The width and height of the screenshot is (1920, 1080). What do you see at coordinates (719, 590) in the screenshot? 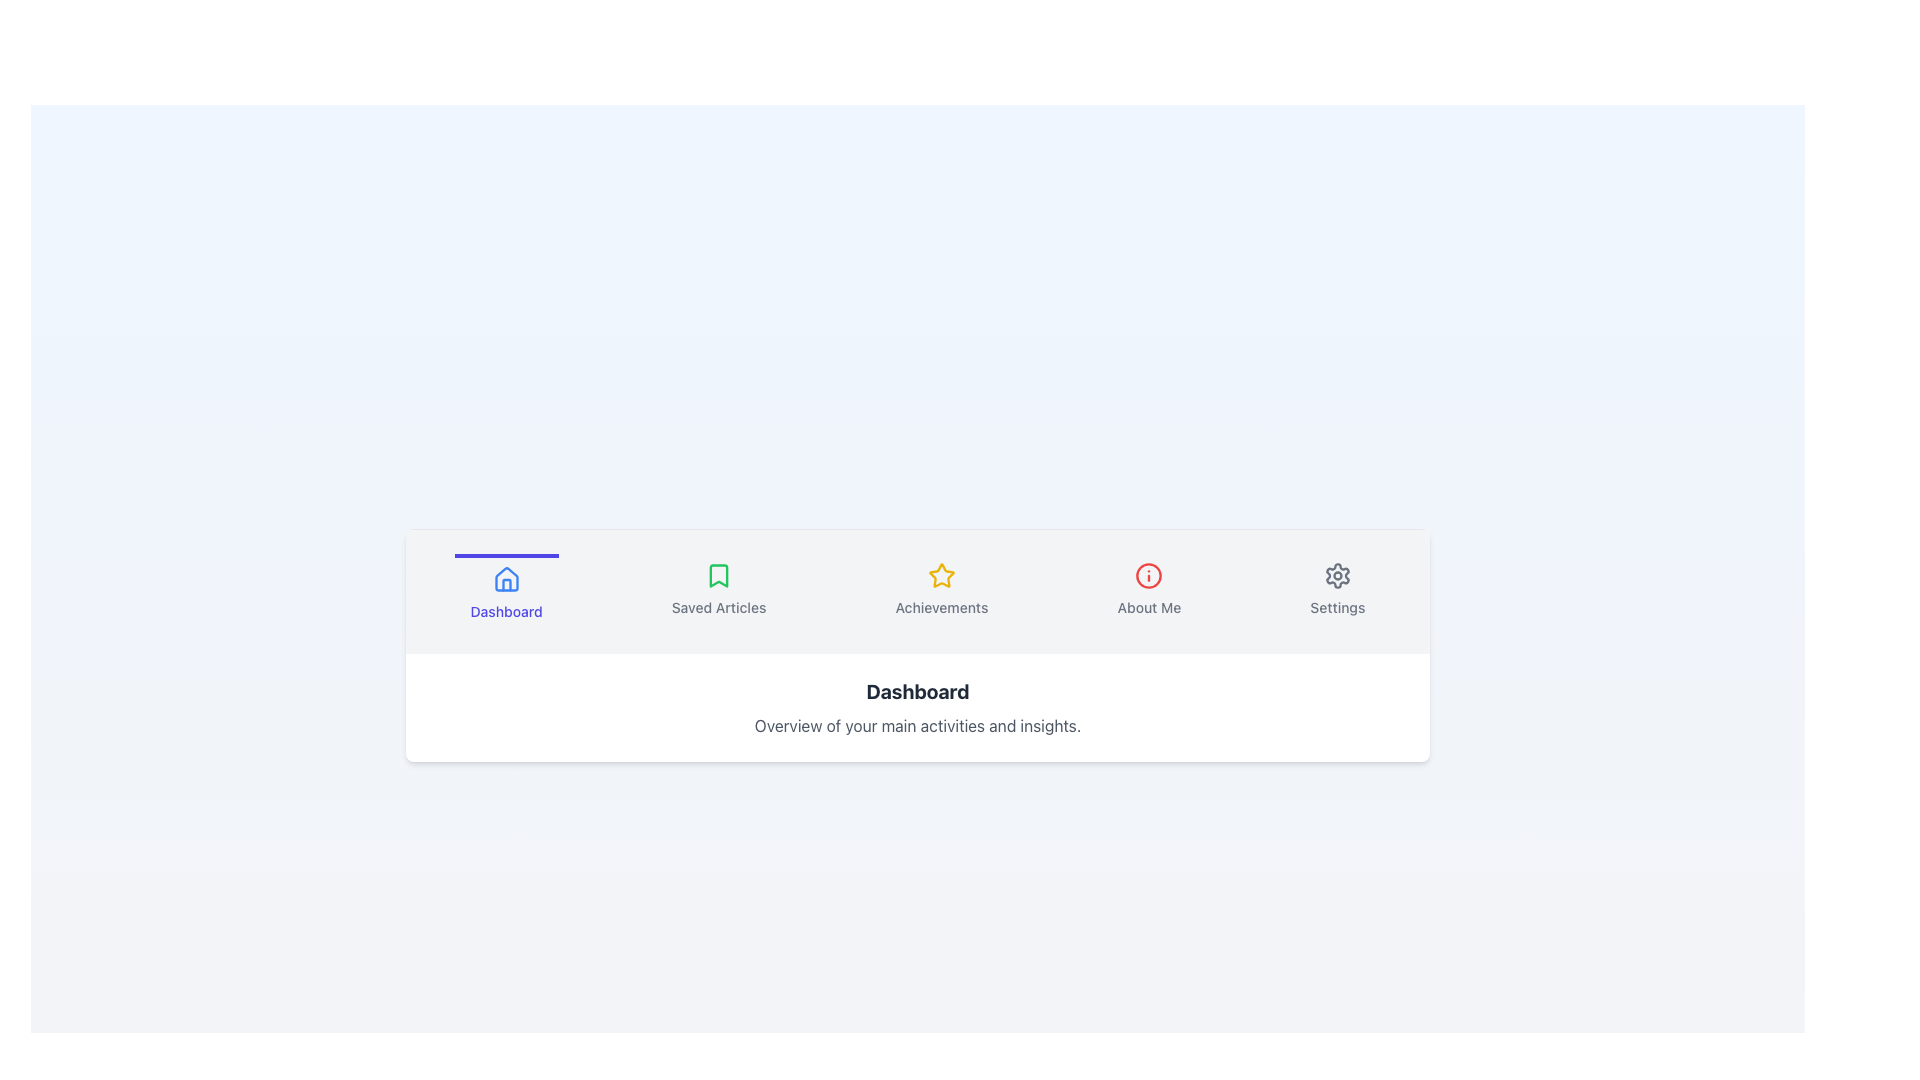
I see `the button with a green bookmark icon and the text 'Saved Articles'` at bounding box center [719, 590].